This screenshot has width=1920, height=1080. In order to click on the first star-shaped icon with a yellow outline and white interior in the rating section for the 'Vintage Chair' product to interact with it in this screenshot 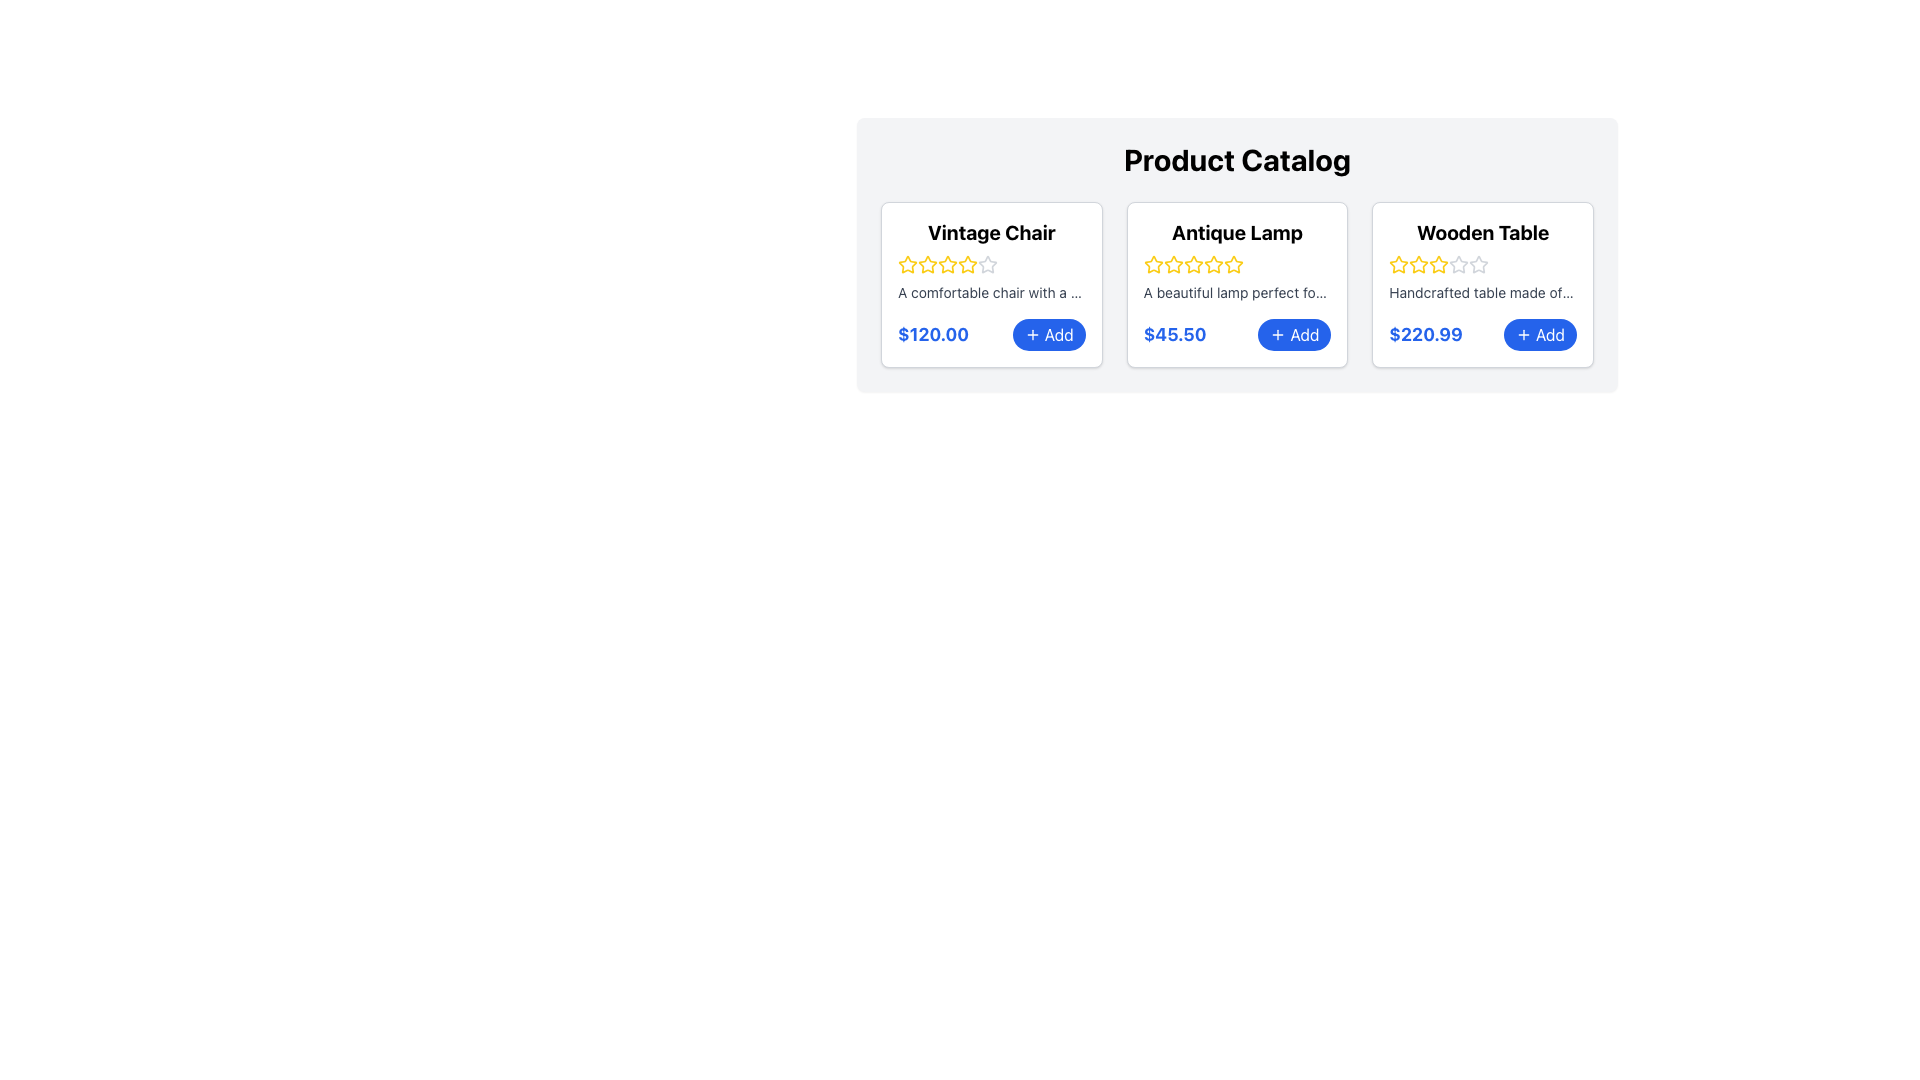, I will do `click(906, 262)`.